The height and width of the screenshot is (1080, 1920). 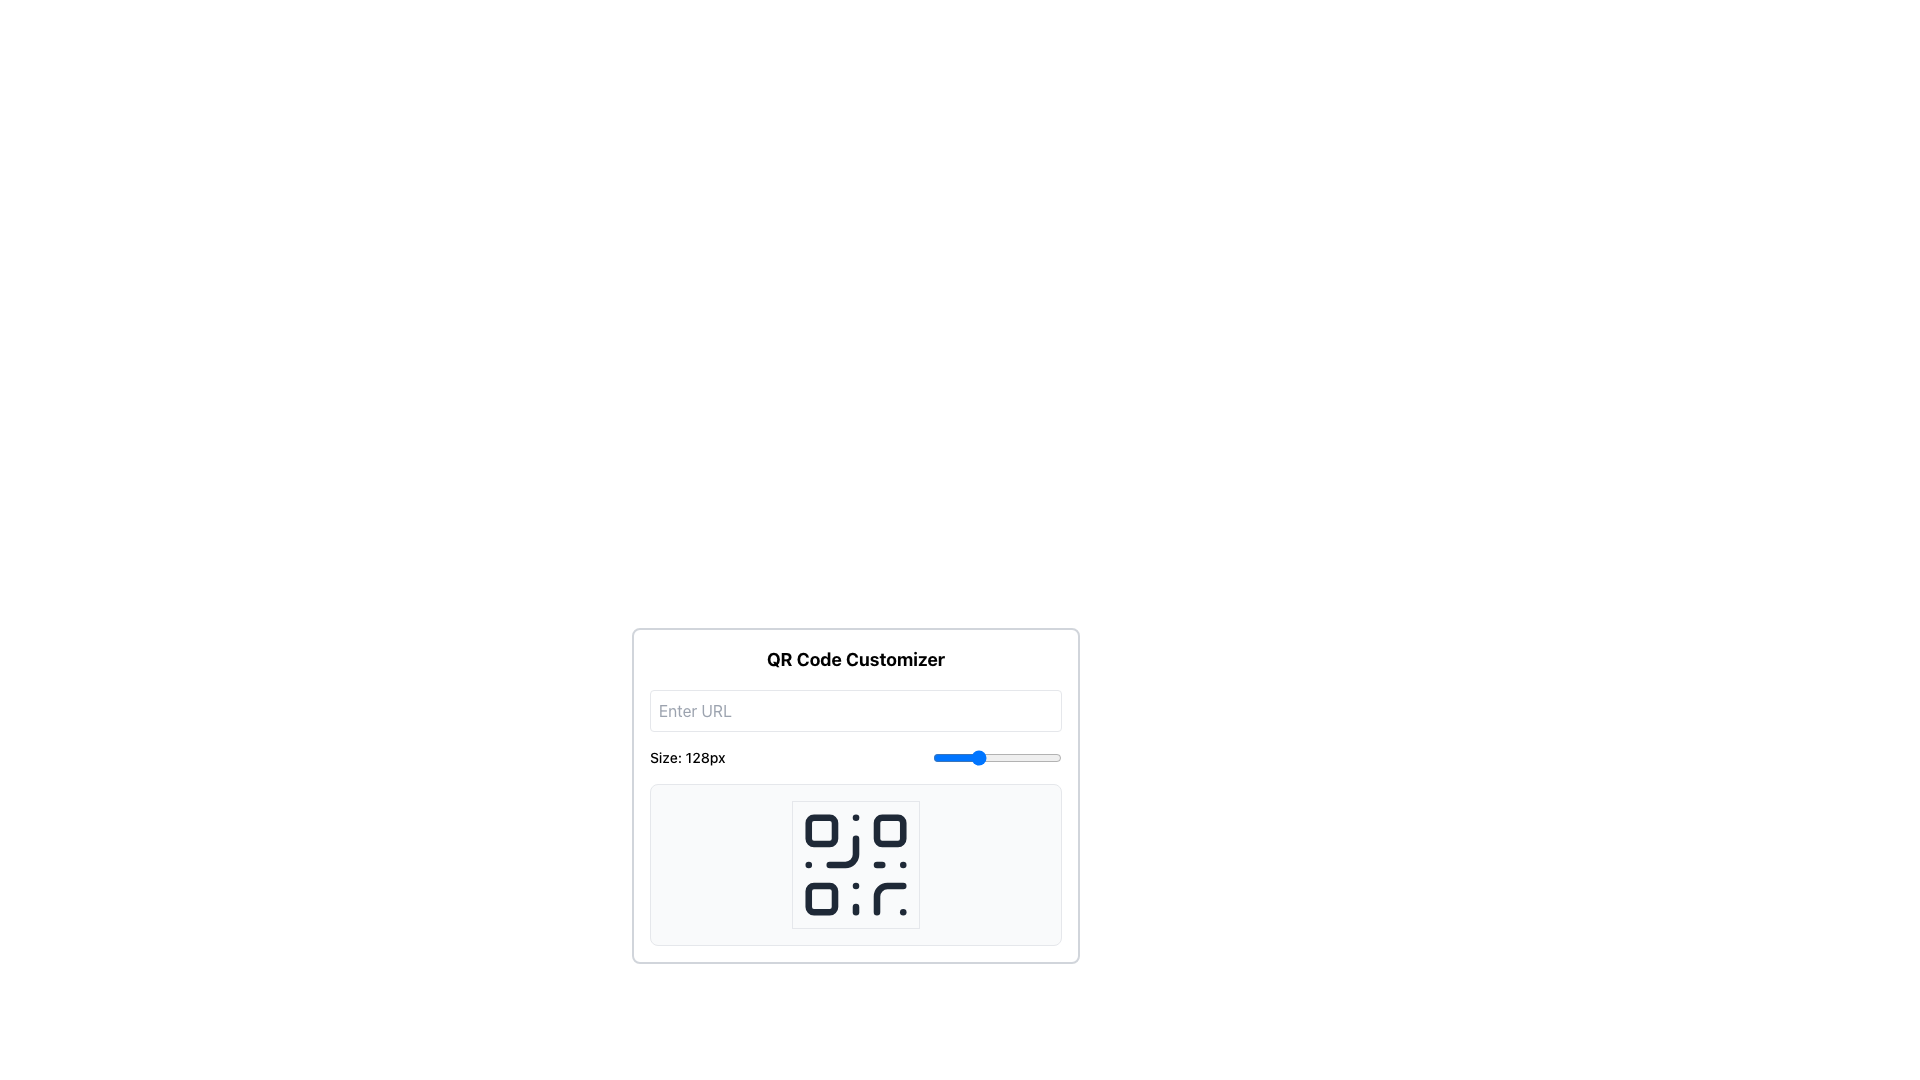 What do you see at coordinates (821, 830) in the screenshot?
I see `the top-left visual module of the QR code, which is part of the QR code structure` at bounding box center [821, 830].